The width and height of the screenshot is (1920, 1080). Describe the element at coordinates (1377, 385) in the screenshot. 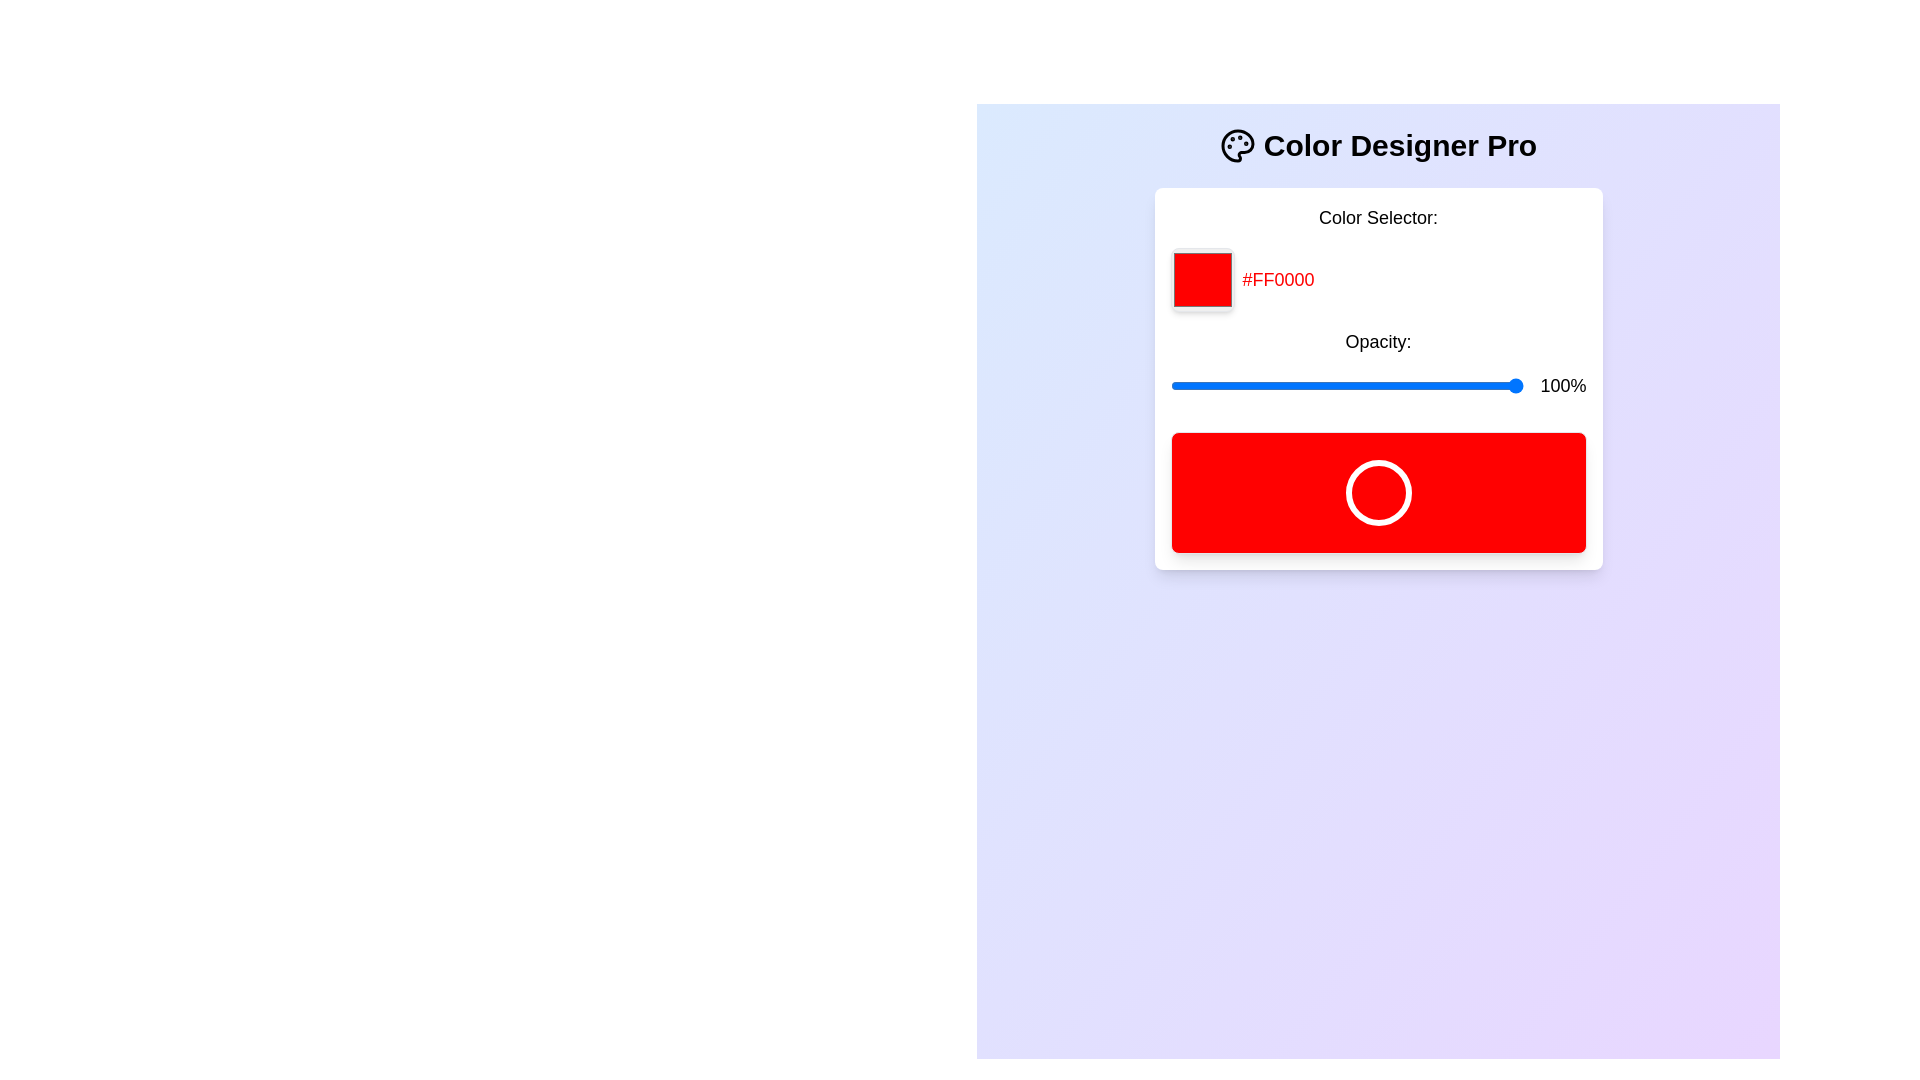

I see `displayed percentage from the read-only text label showing '100%' located at the far right of the horizontal slider in the 'Opacity' section` at that location.